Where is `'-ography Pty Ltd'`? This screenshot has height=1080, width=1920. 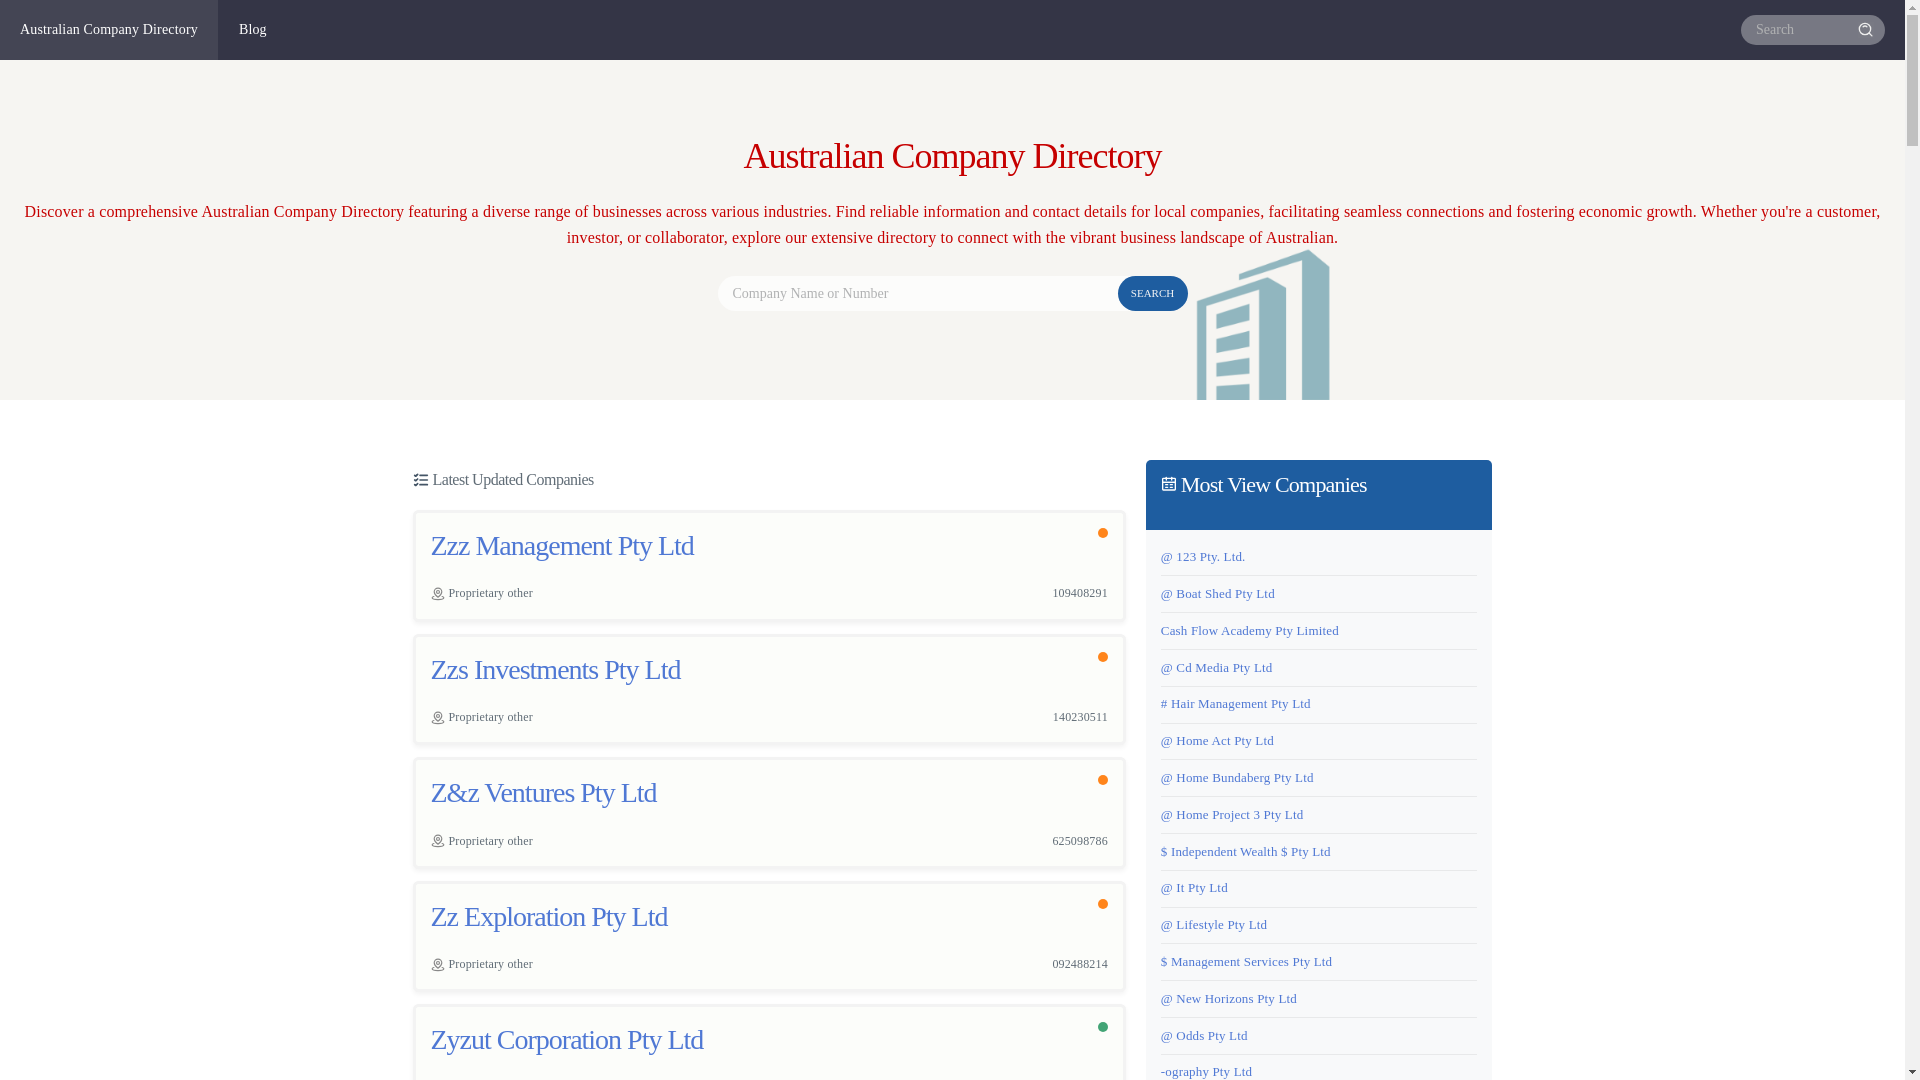
'-ography Pty Ltd' is located at coordinates (1161, 1070).